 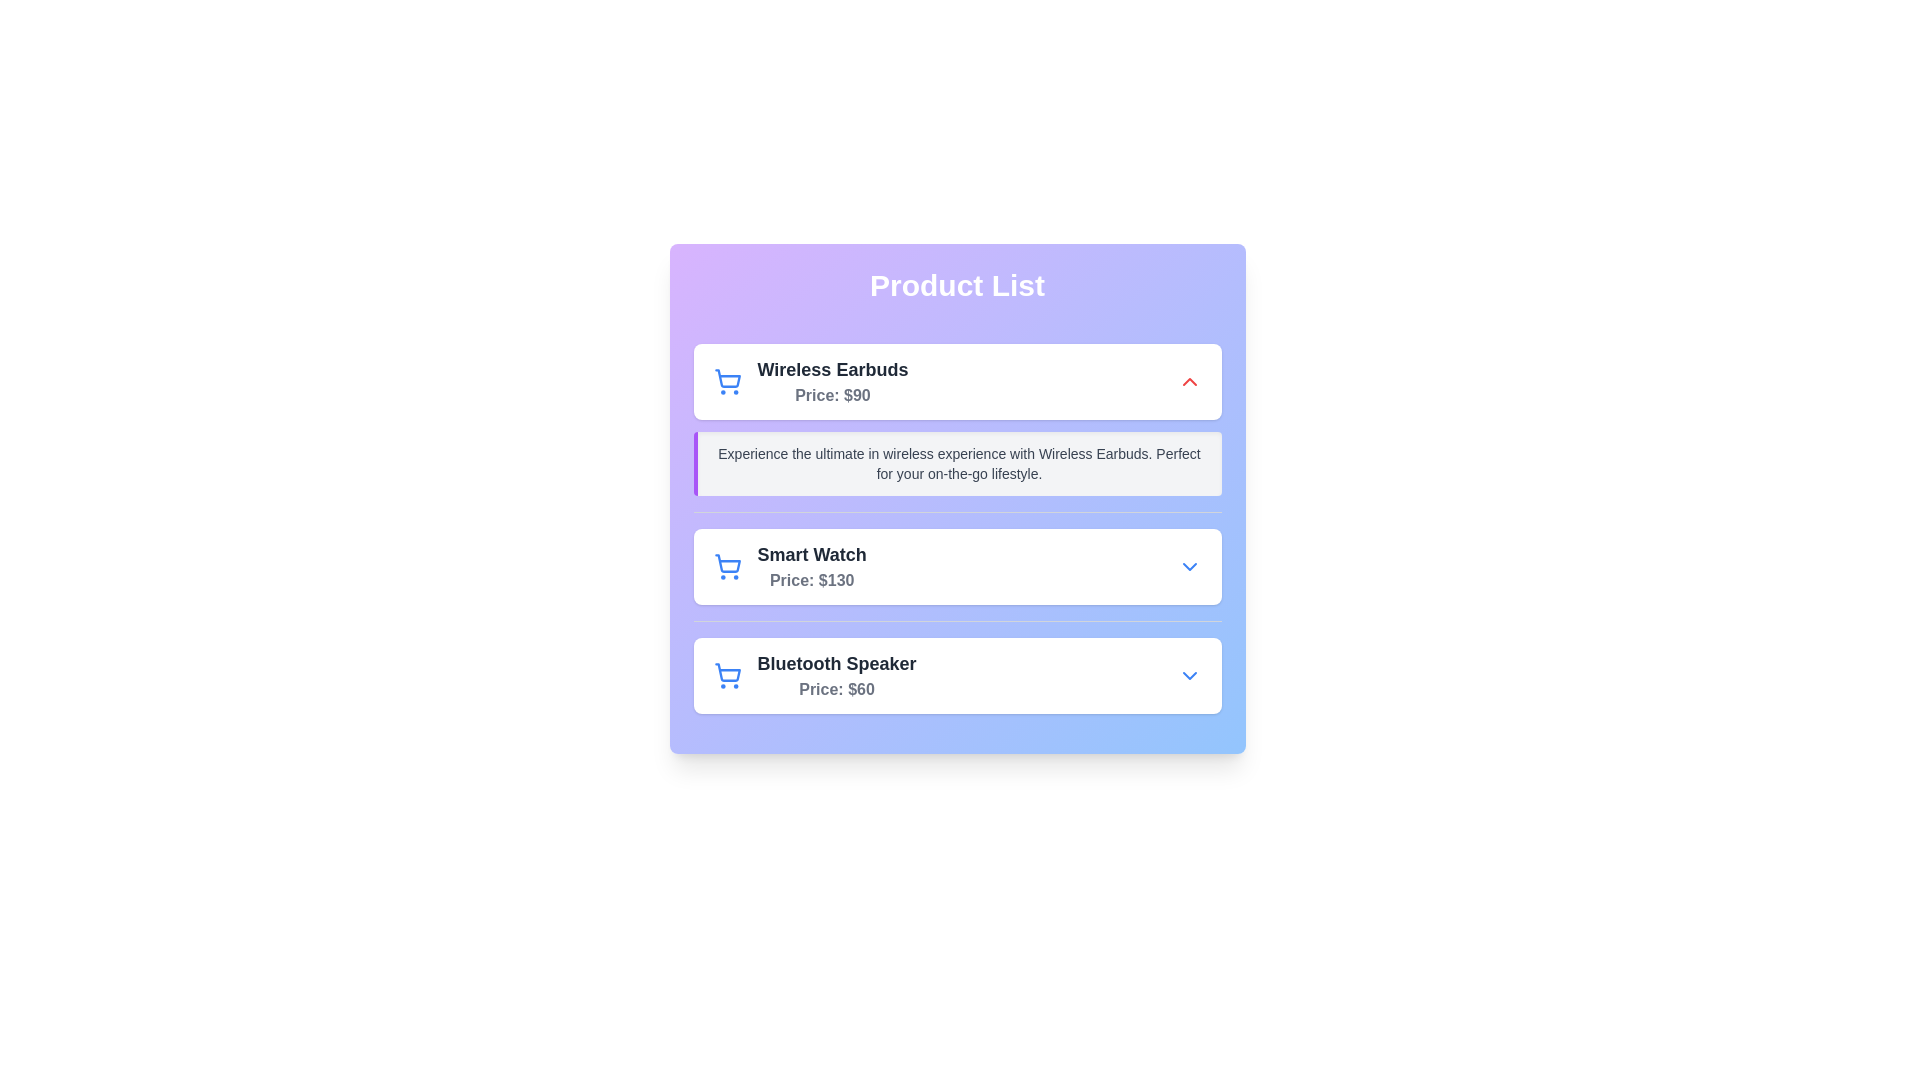 What do you see at coordinates (726, 381) in the screenshot?
I see `the shopping cart icon for the product Wireless Earbuds` at bounding box center [726, 381].